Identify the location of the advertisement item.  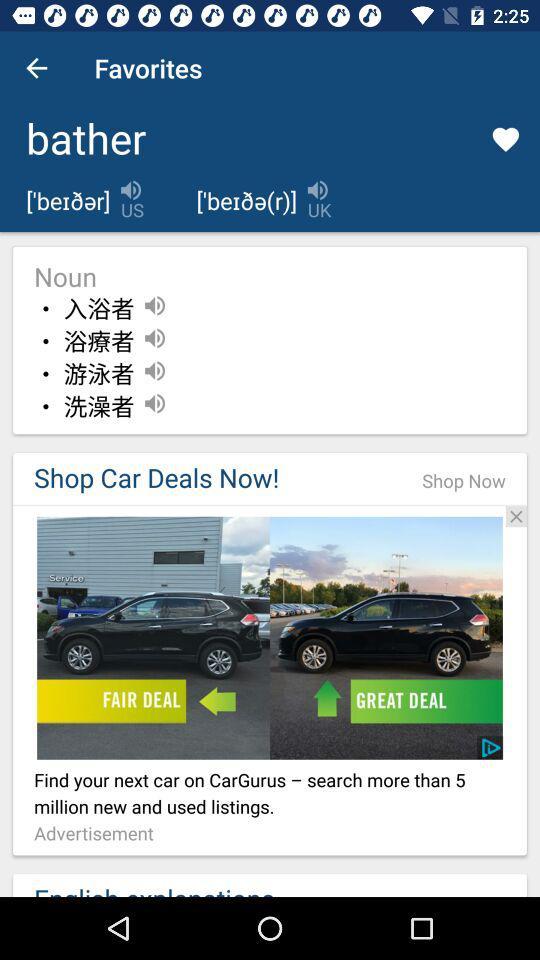
(98, 834).